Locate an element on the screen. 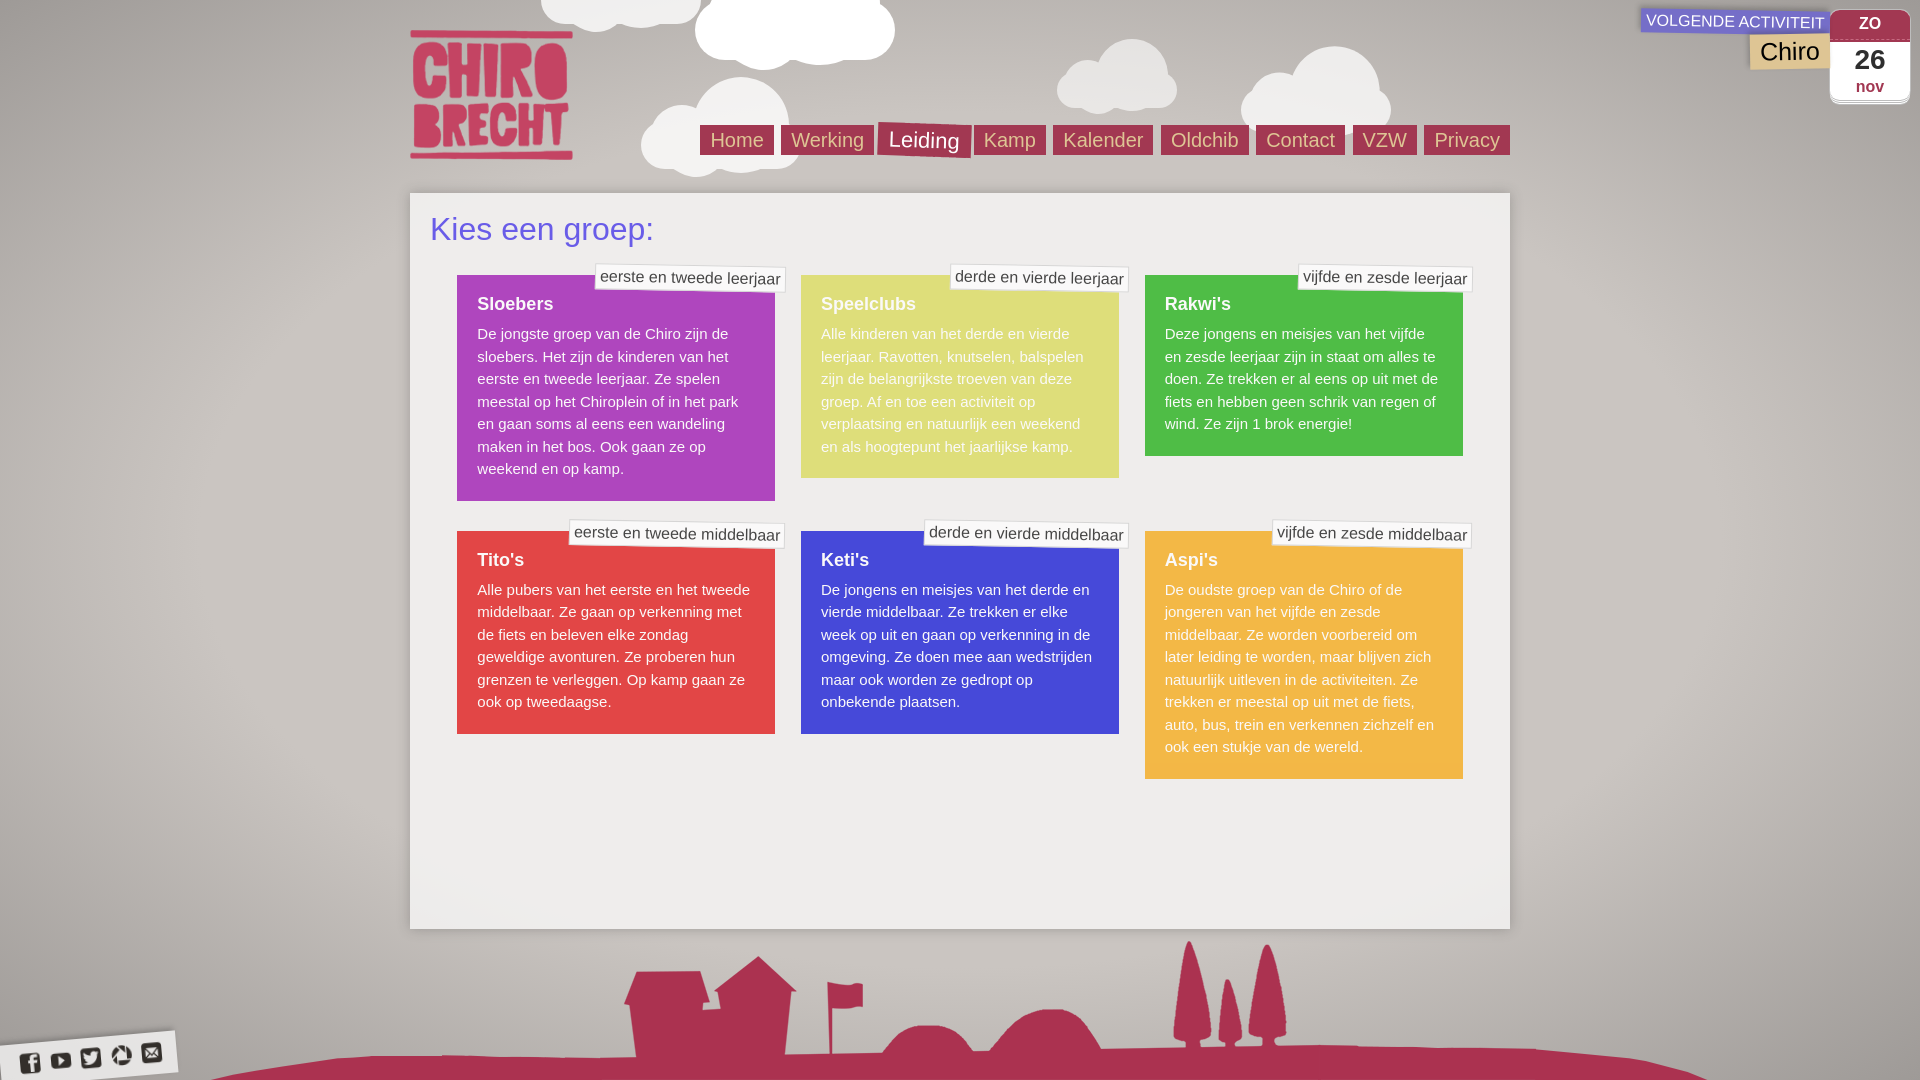 This screenshot has height=1080, width=1920. 'Privacy' is located at coordinates (1467, 138).